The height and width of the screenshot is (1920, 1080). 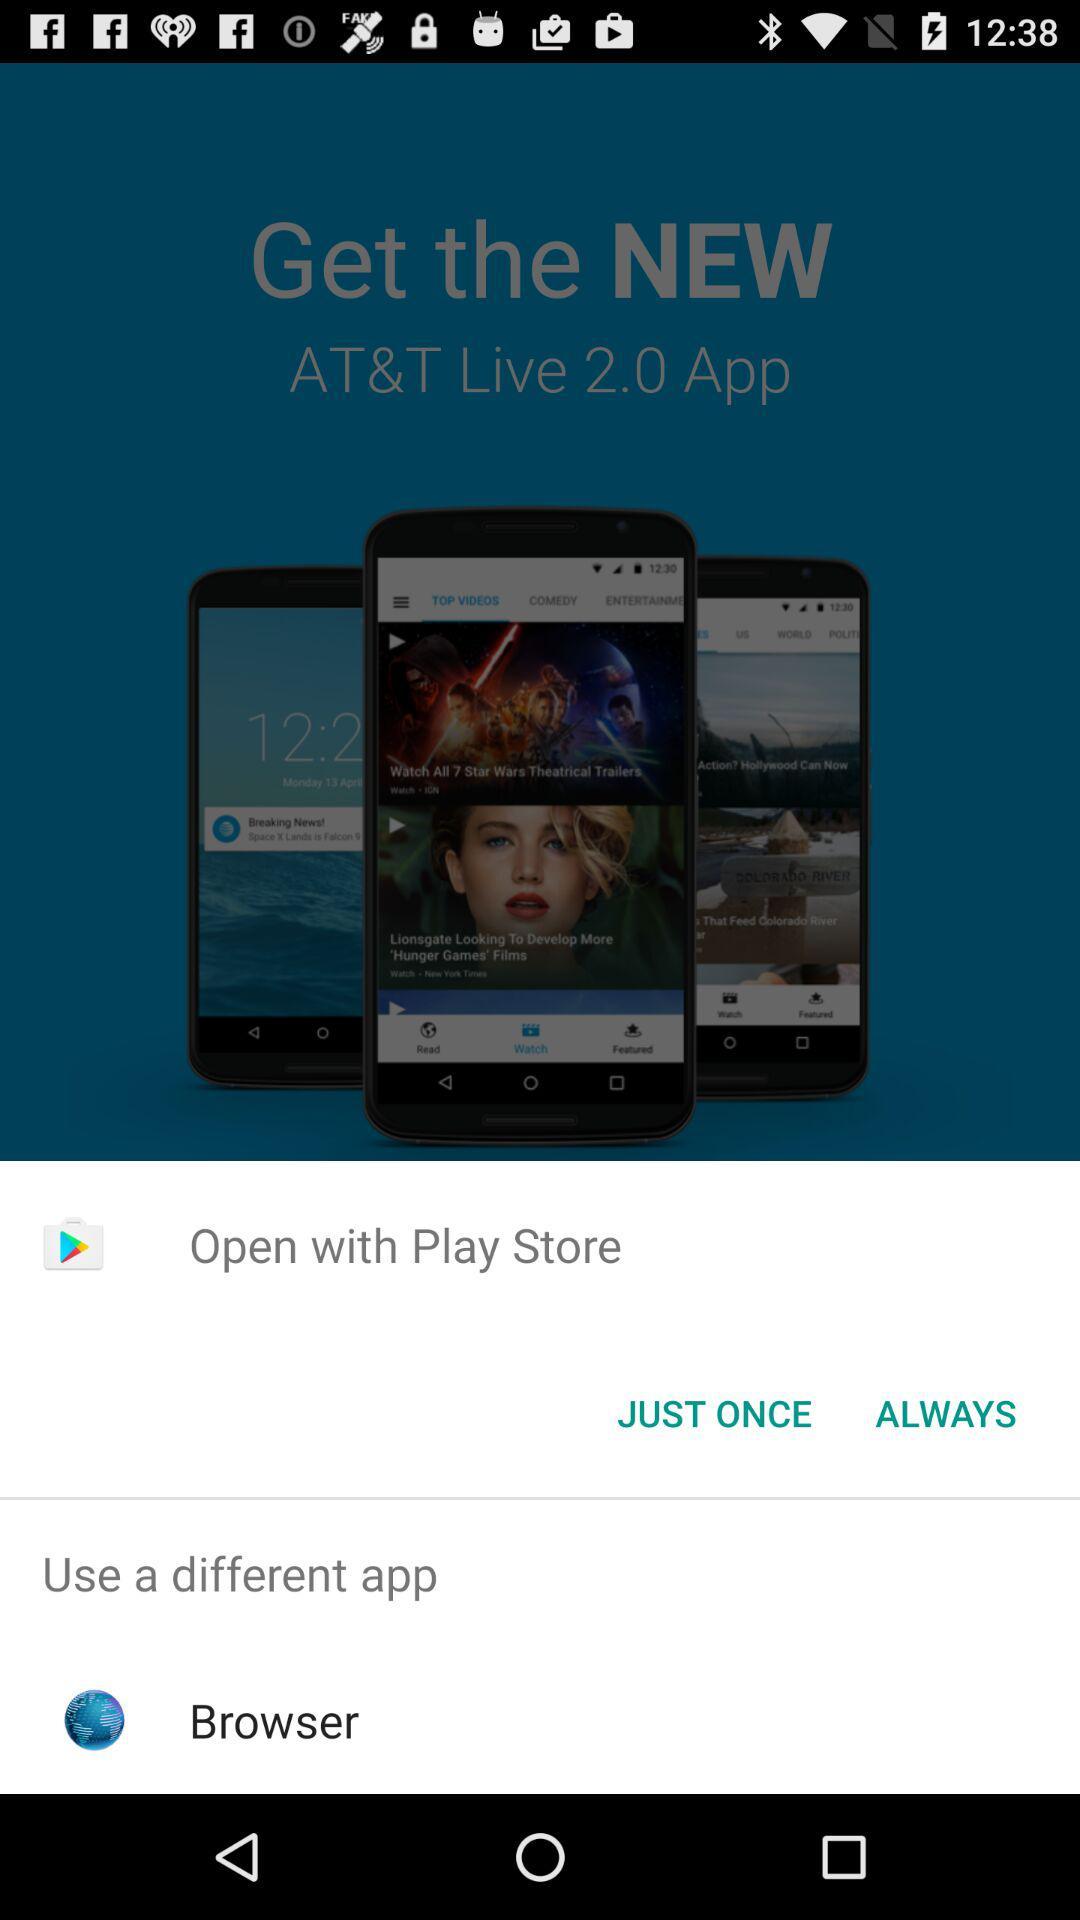 I want to click on button to the left of always icon, so click(x=713, y=1411).